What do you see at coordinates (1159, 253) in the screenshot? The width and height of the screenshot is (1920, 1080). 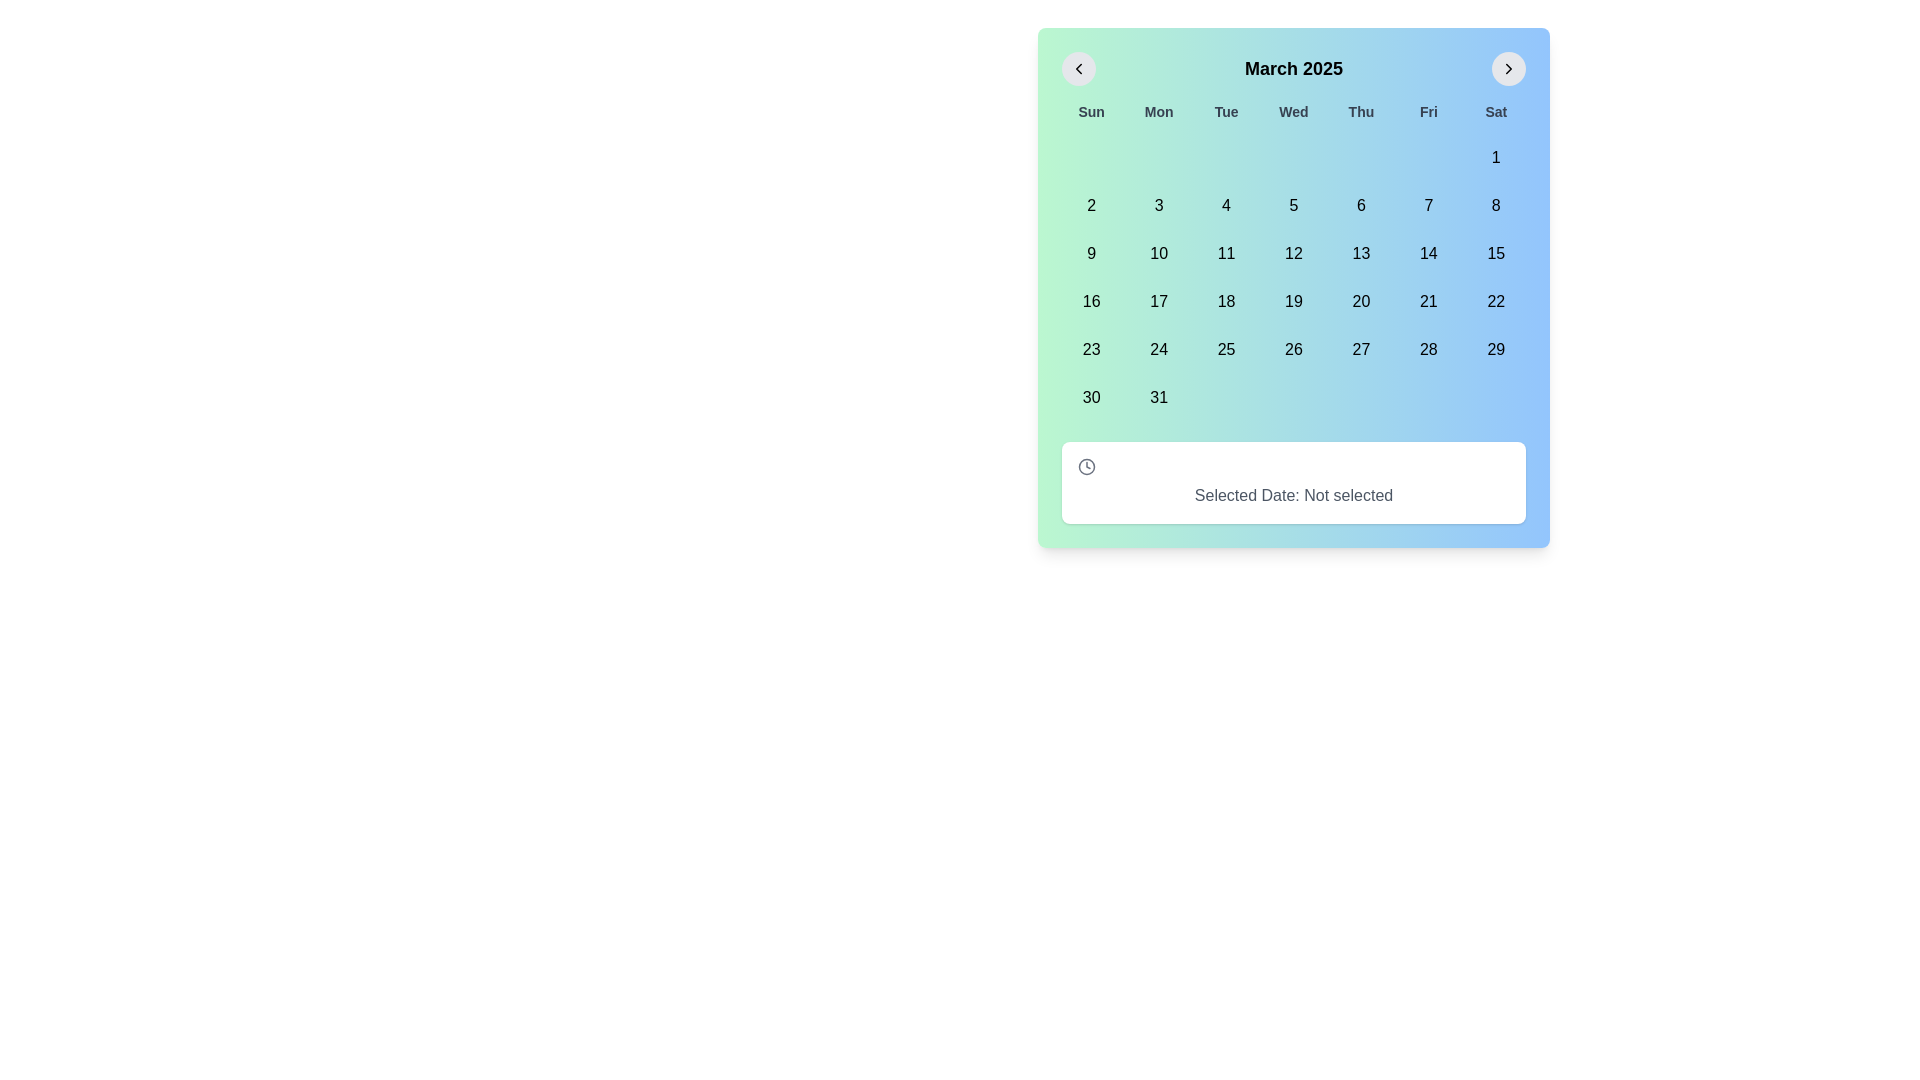 I see `the calendar button representing the date '10'` at bounding box center [1159, 253].